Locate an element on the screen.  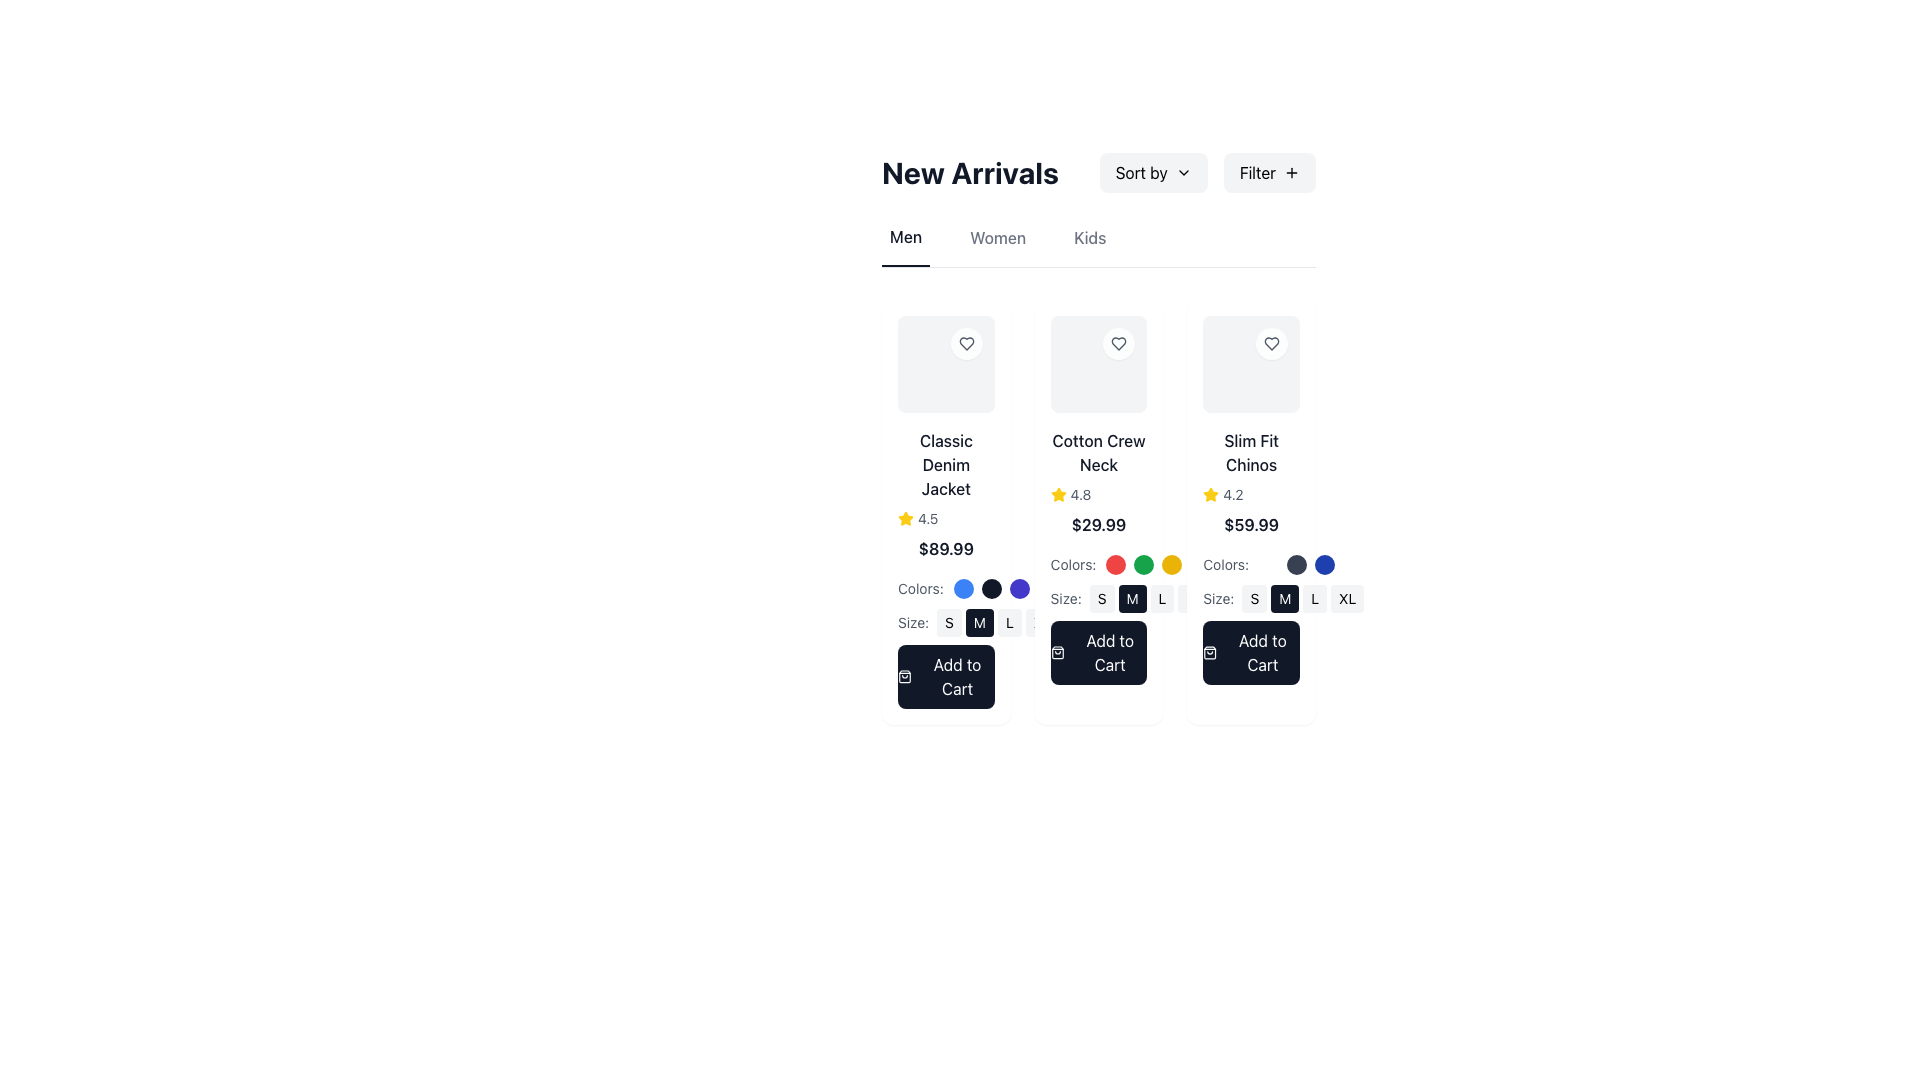
the blue circular color selection button with a white border located in the 'Colors:' section below the 'Classic Denim Jacket' product card is located at coordinates (963, 587).